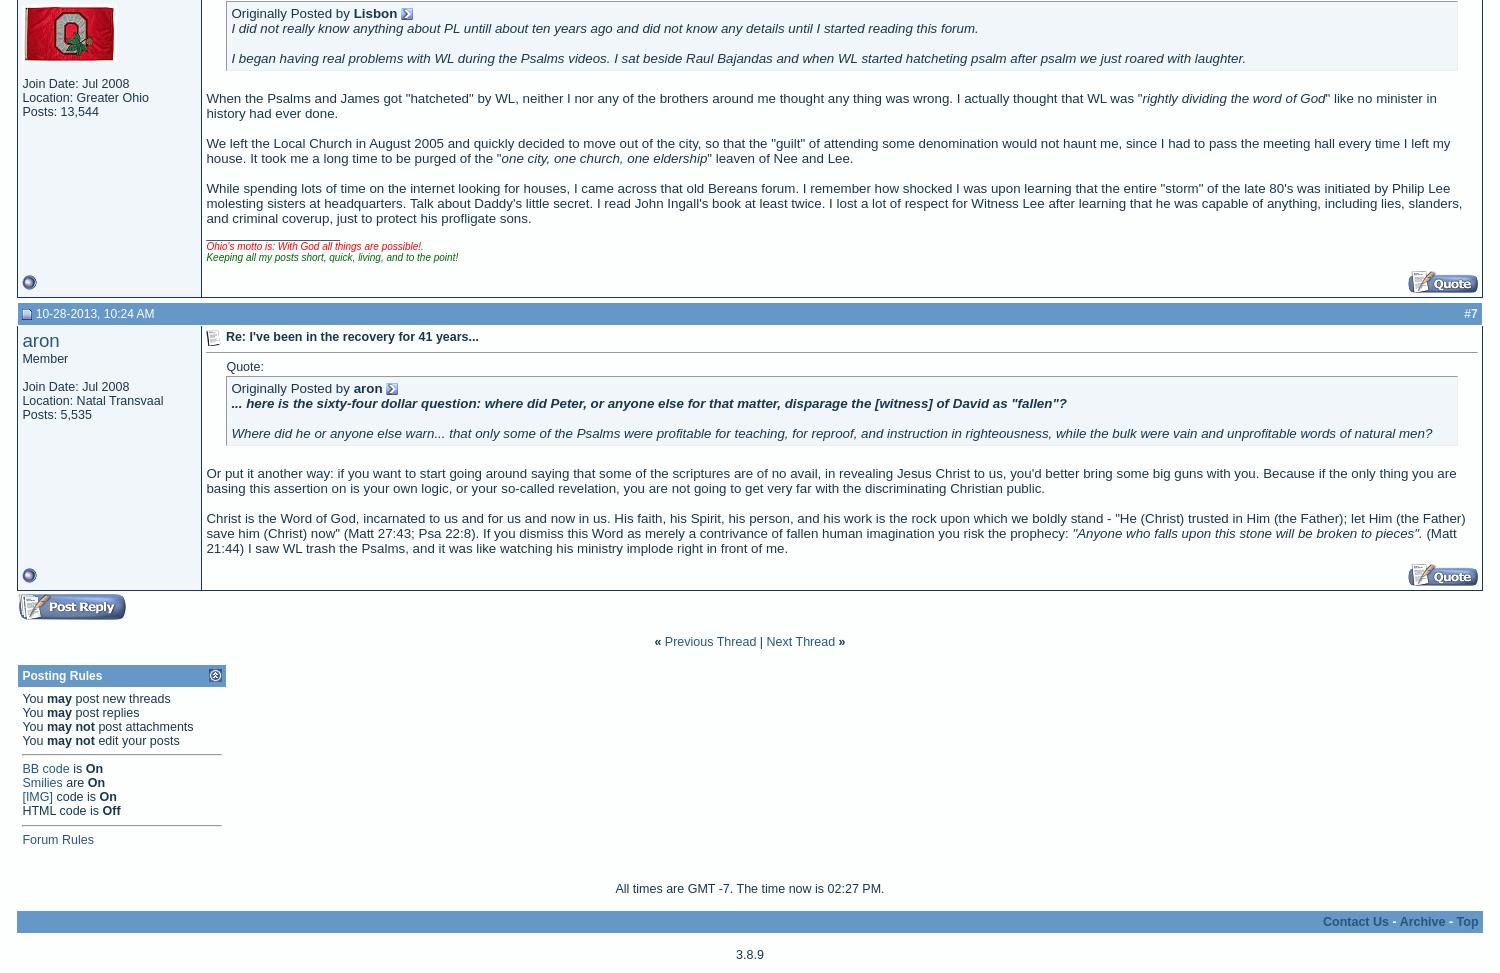 This screenshot has width=1500, height=973. What do you see at coordinates (42, 781) in the screenshot?
I see `'Smilies'` at bounding box center [42, 781].